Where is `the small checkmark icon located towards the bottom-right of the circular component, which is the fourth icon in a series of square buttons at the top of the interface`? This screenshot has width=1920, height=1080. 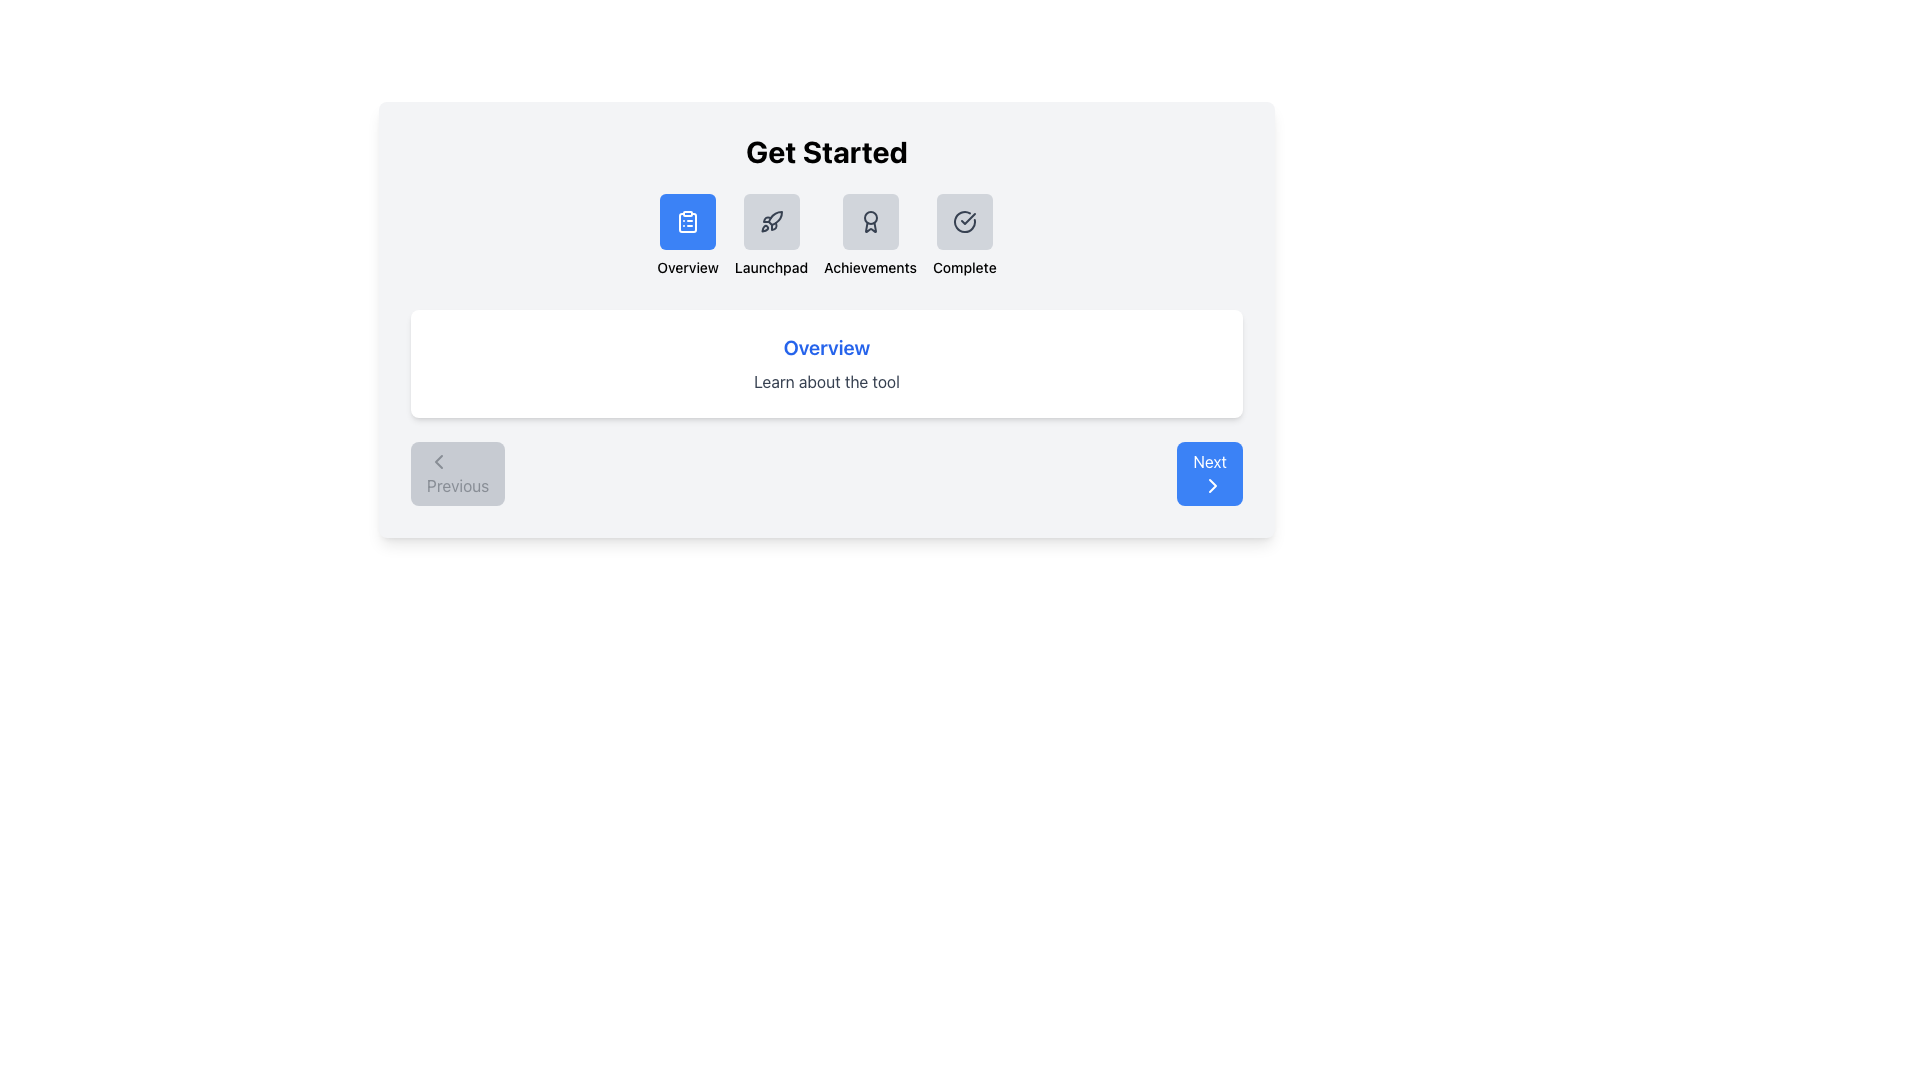
the small checkmark icon located towards the bottom-right of the circular component, which is the fourth icon in a series of square buttons at the top of the interface is located at coordinates (968, 219).